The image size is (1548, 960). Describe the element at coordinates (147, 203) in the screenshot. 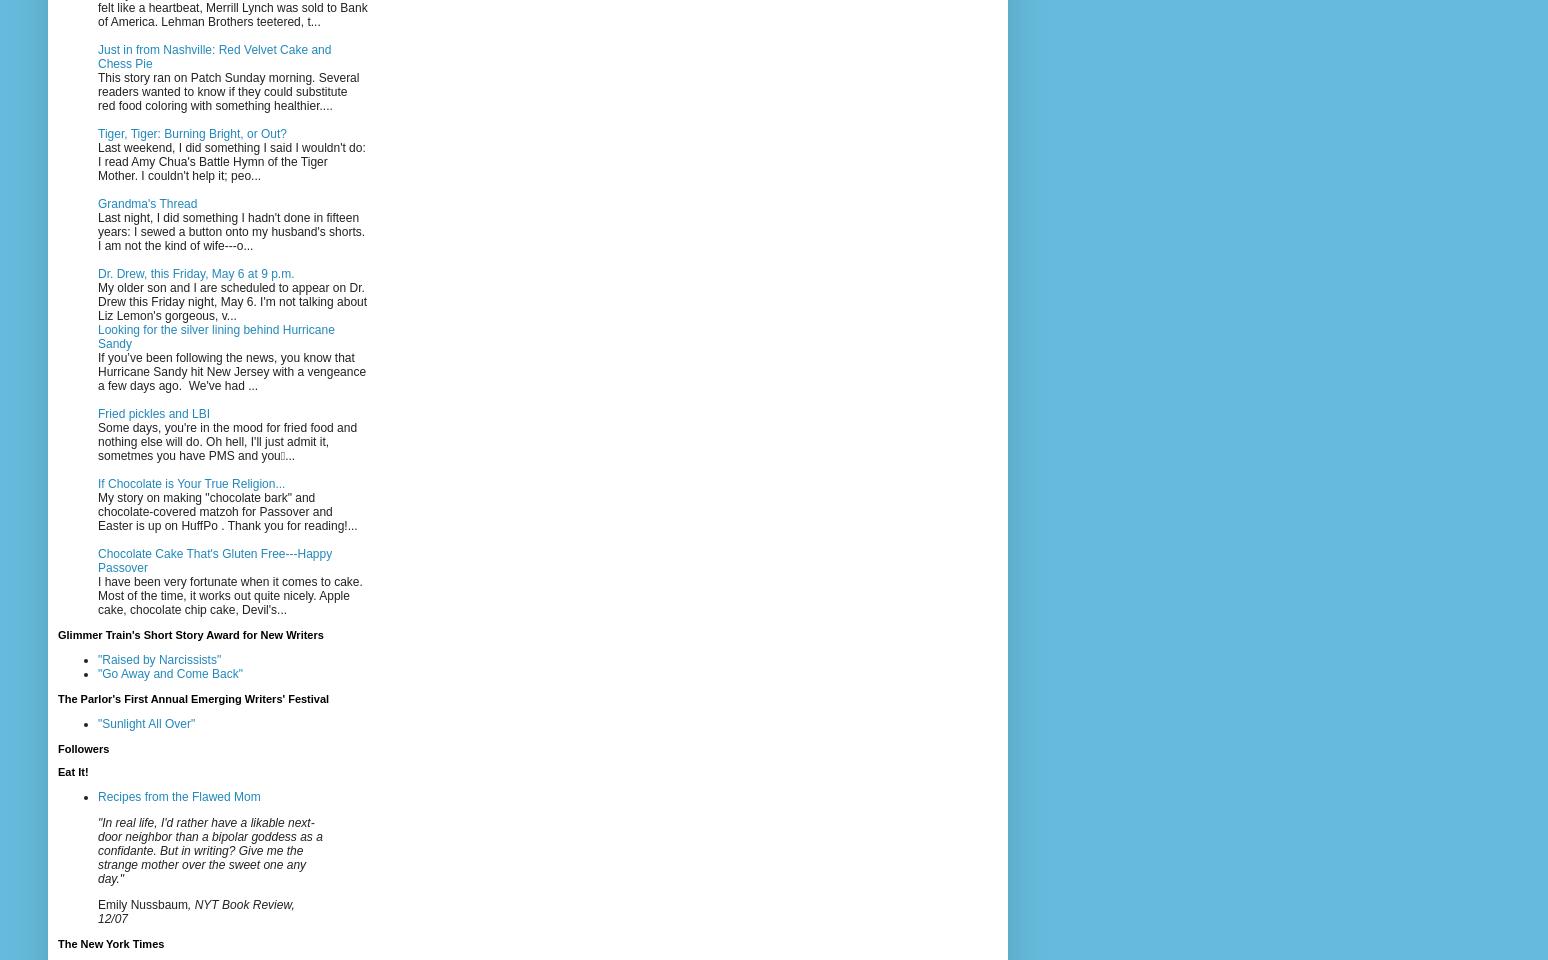

I see `'Grandma's Thread'` at that location.